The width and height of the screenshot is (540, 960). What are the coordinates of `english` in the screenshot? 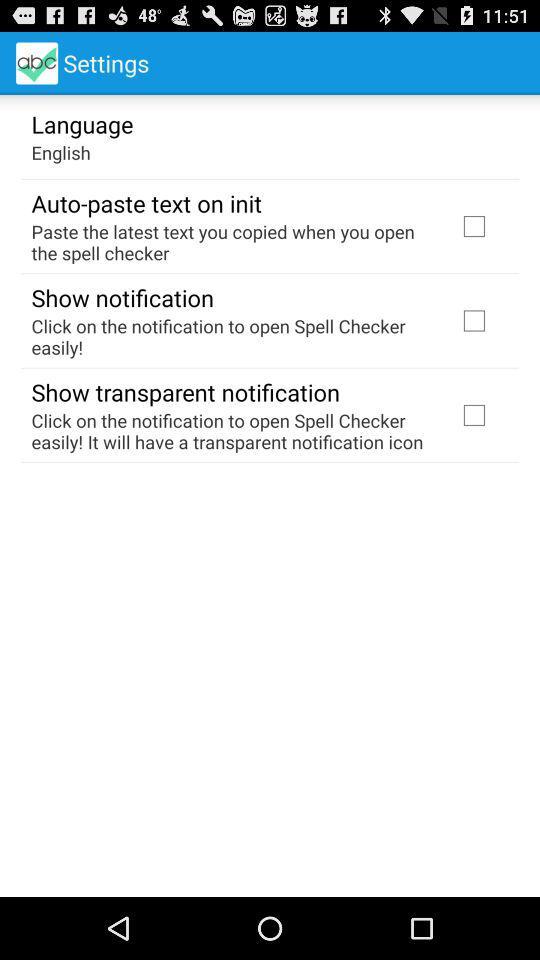 It's located at (61, 151).